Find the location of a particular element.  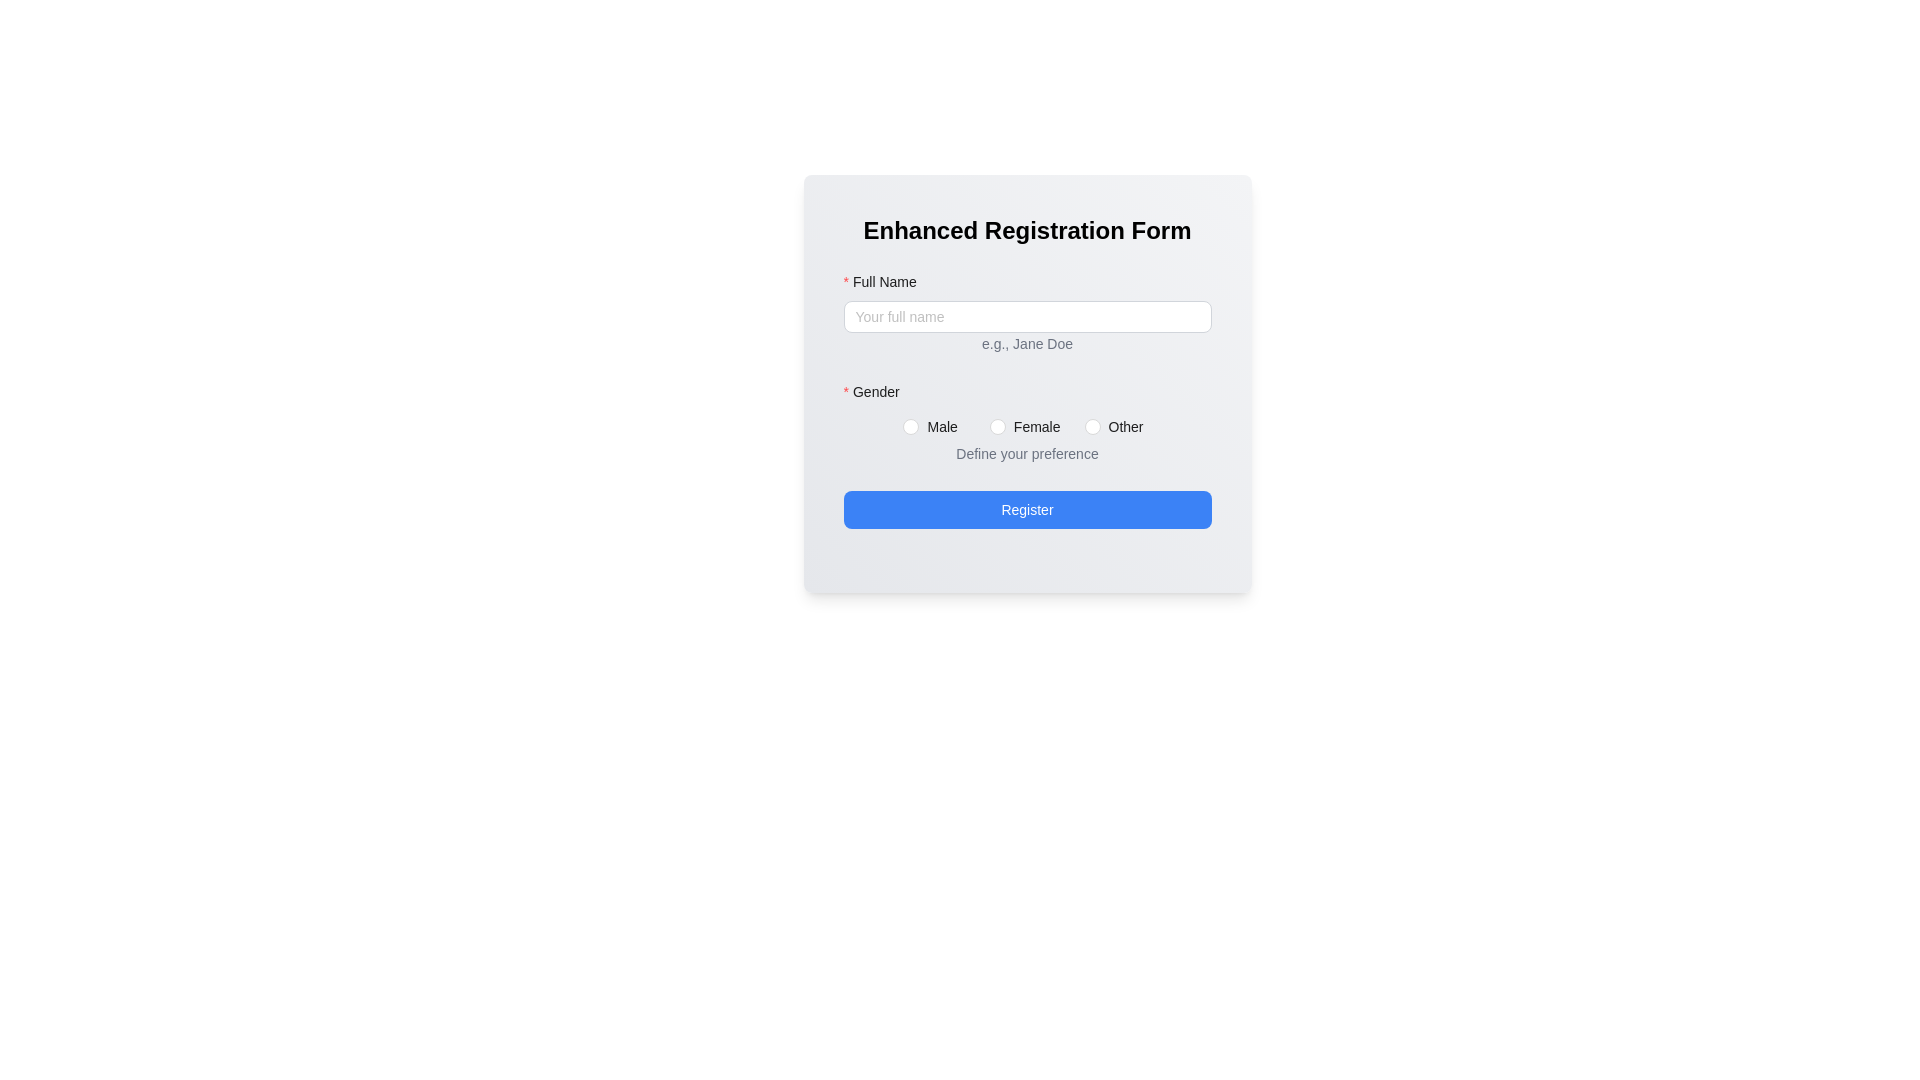

the text label that provides guidance for the 'Full Name' input field, which is located directly beneath the input field in the registration form is located at coordinates (1027, 342).